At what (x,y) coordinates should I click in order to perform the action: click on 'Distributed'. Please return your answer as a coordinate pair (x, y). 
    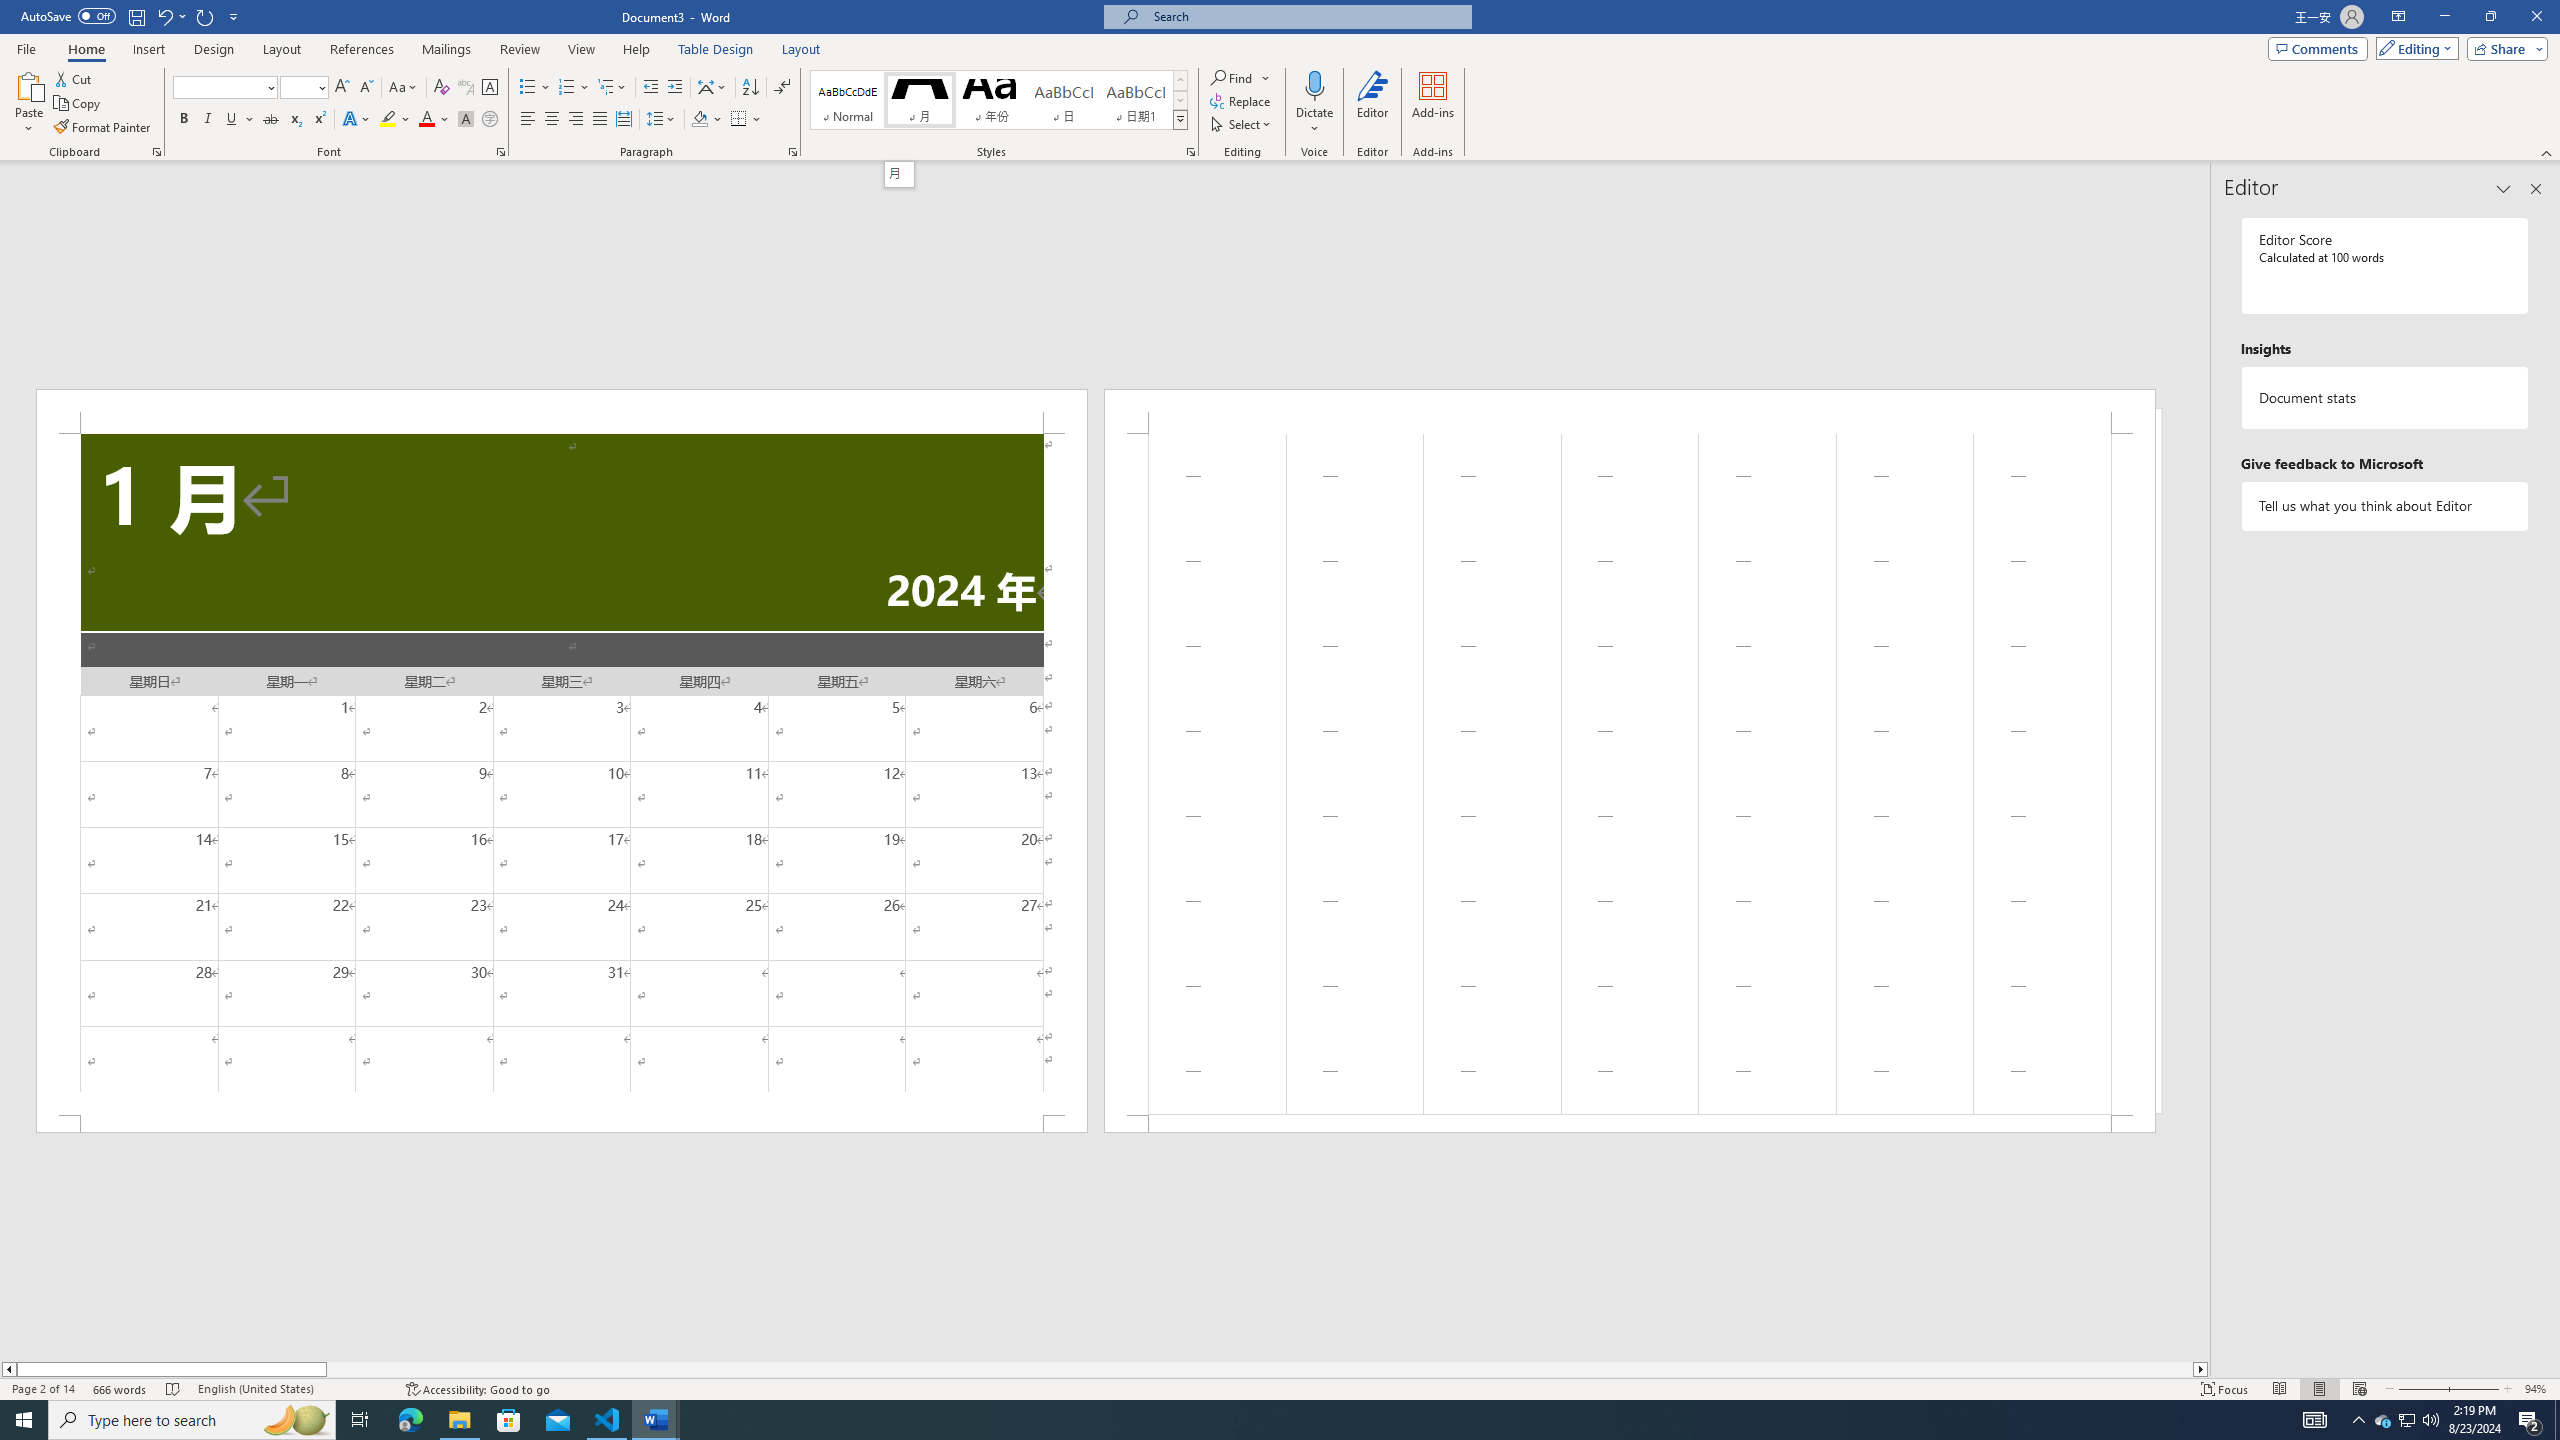
    Looking at the image, I should click on (623, 118).